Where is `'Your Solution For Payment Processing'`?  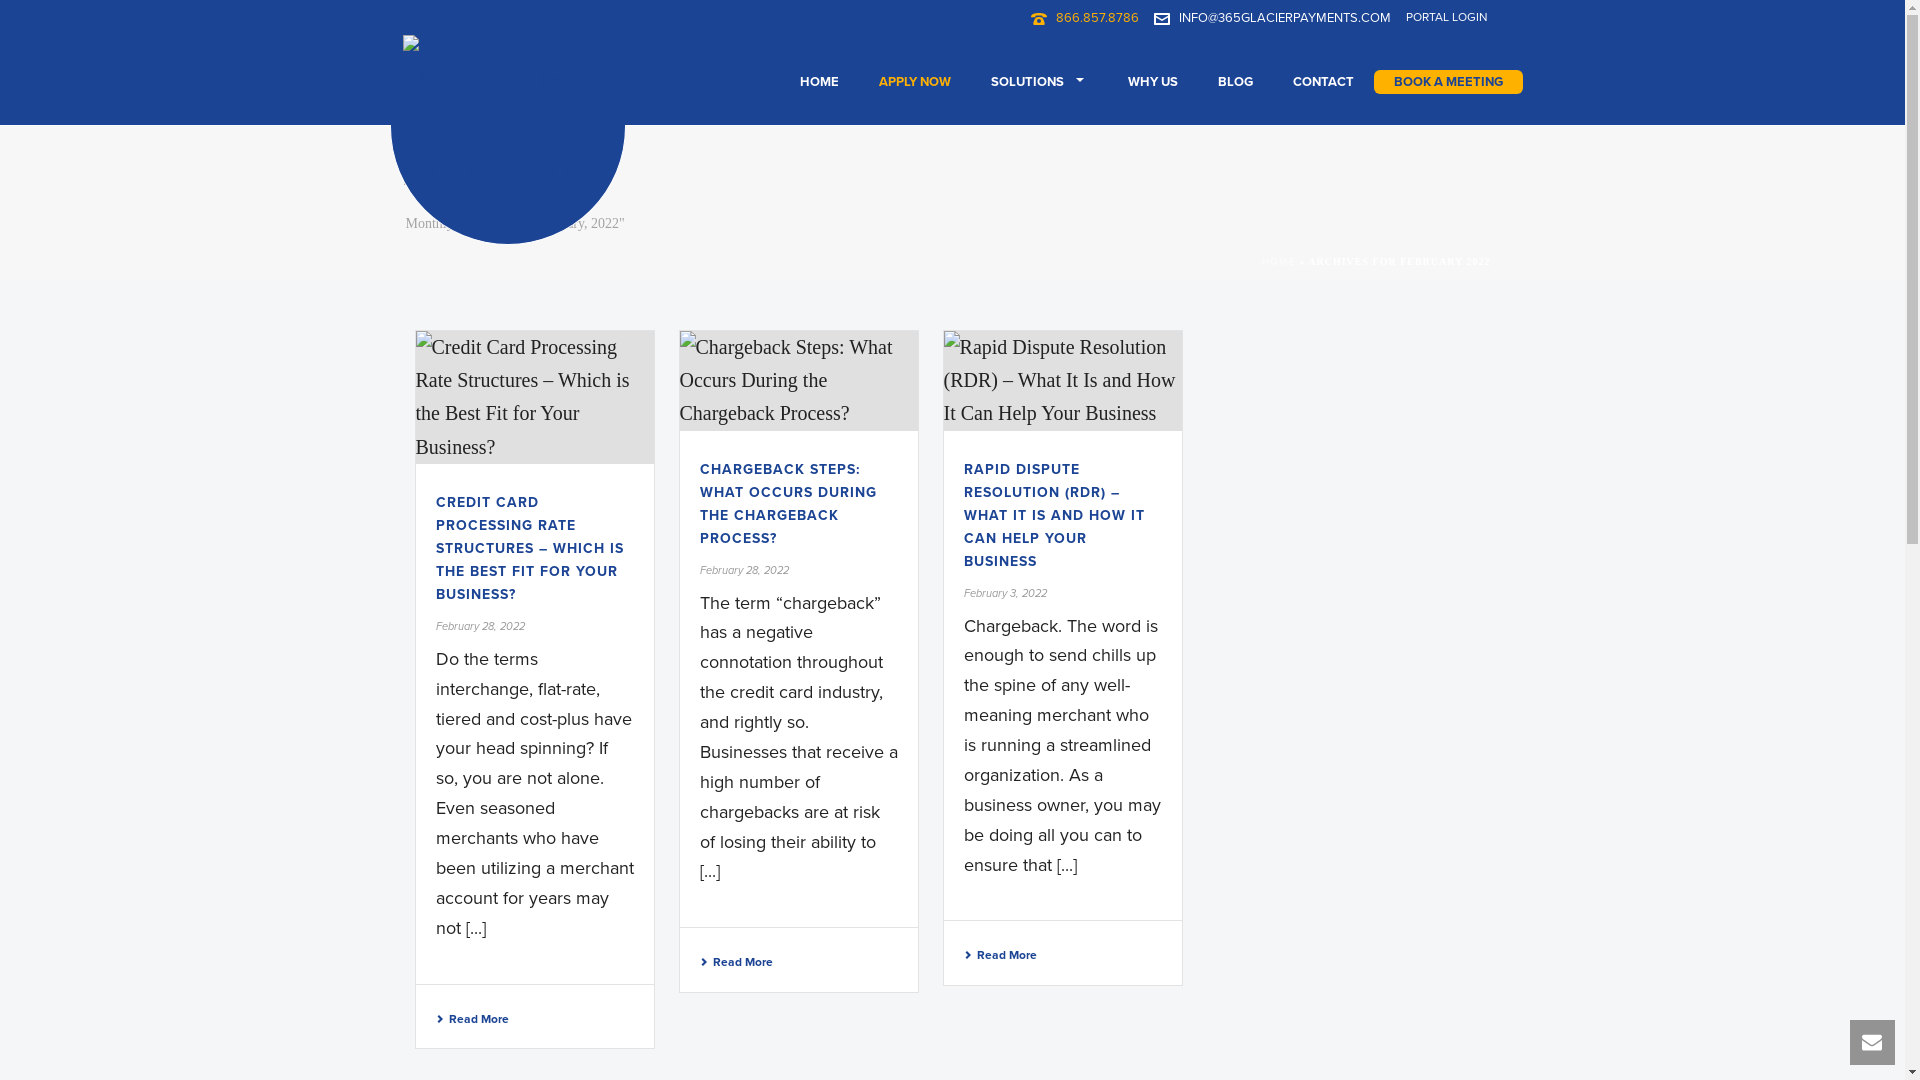
'Your Solution For Payment Processing' is located at coordinates (507, 127).